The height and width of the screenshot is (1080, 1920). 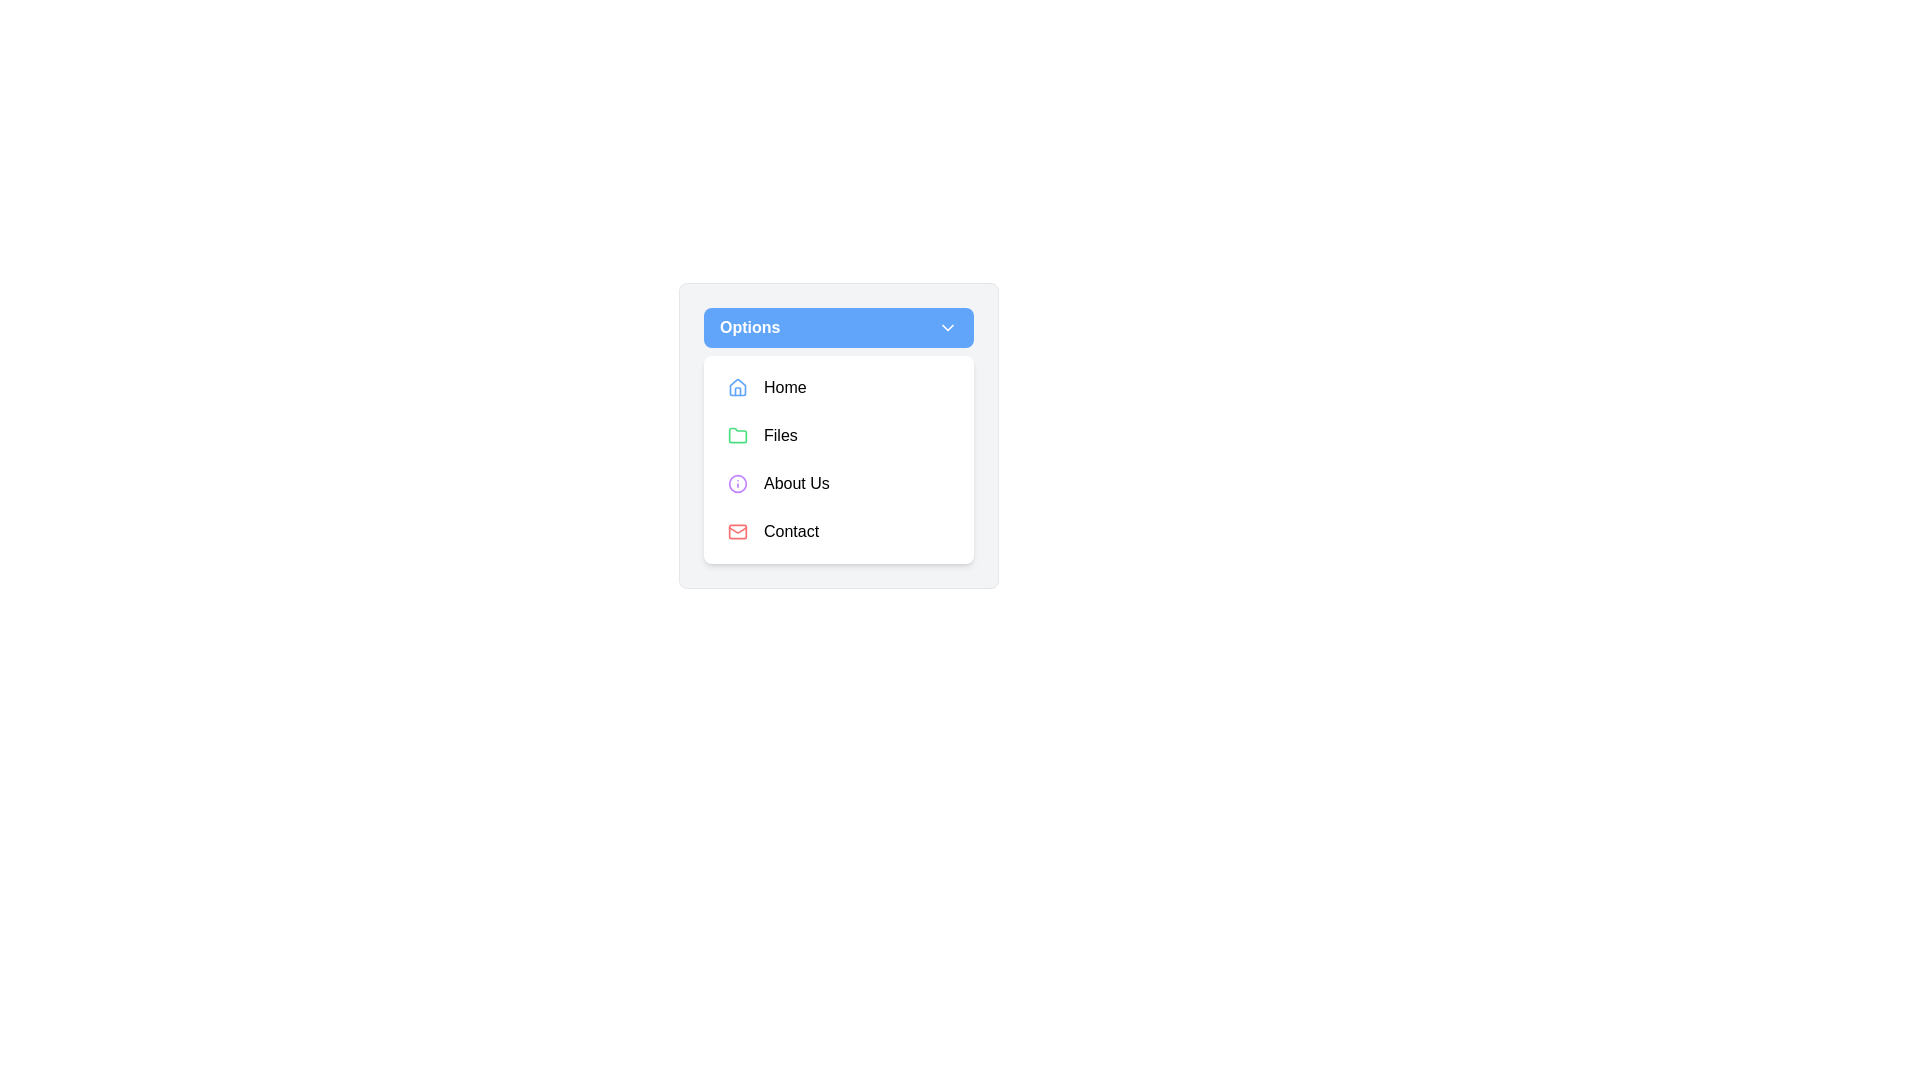 What do you see at coordinates (737, 483) in the screenshot?
I see `the circular vector graphic that is part of an information icon within an SVG graphic` at bounding box center [737, 483].